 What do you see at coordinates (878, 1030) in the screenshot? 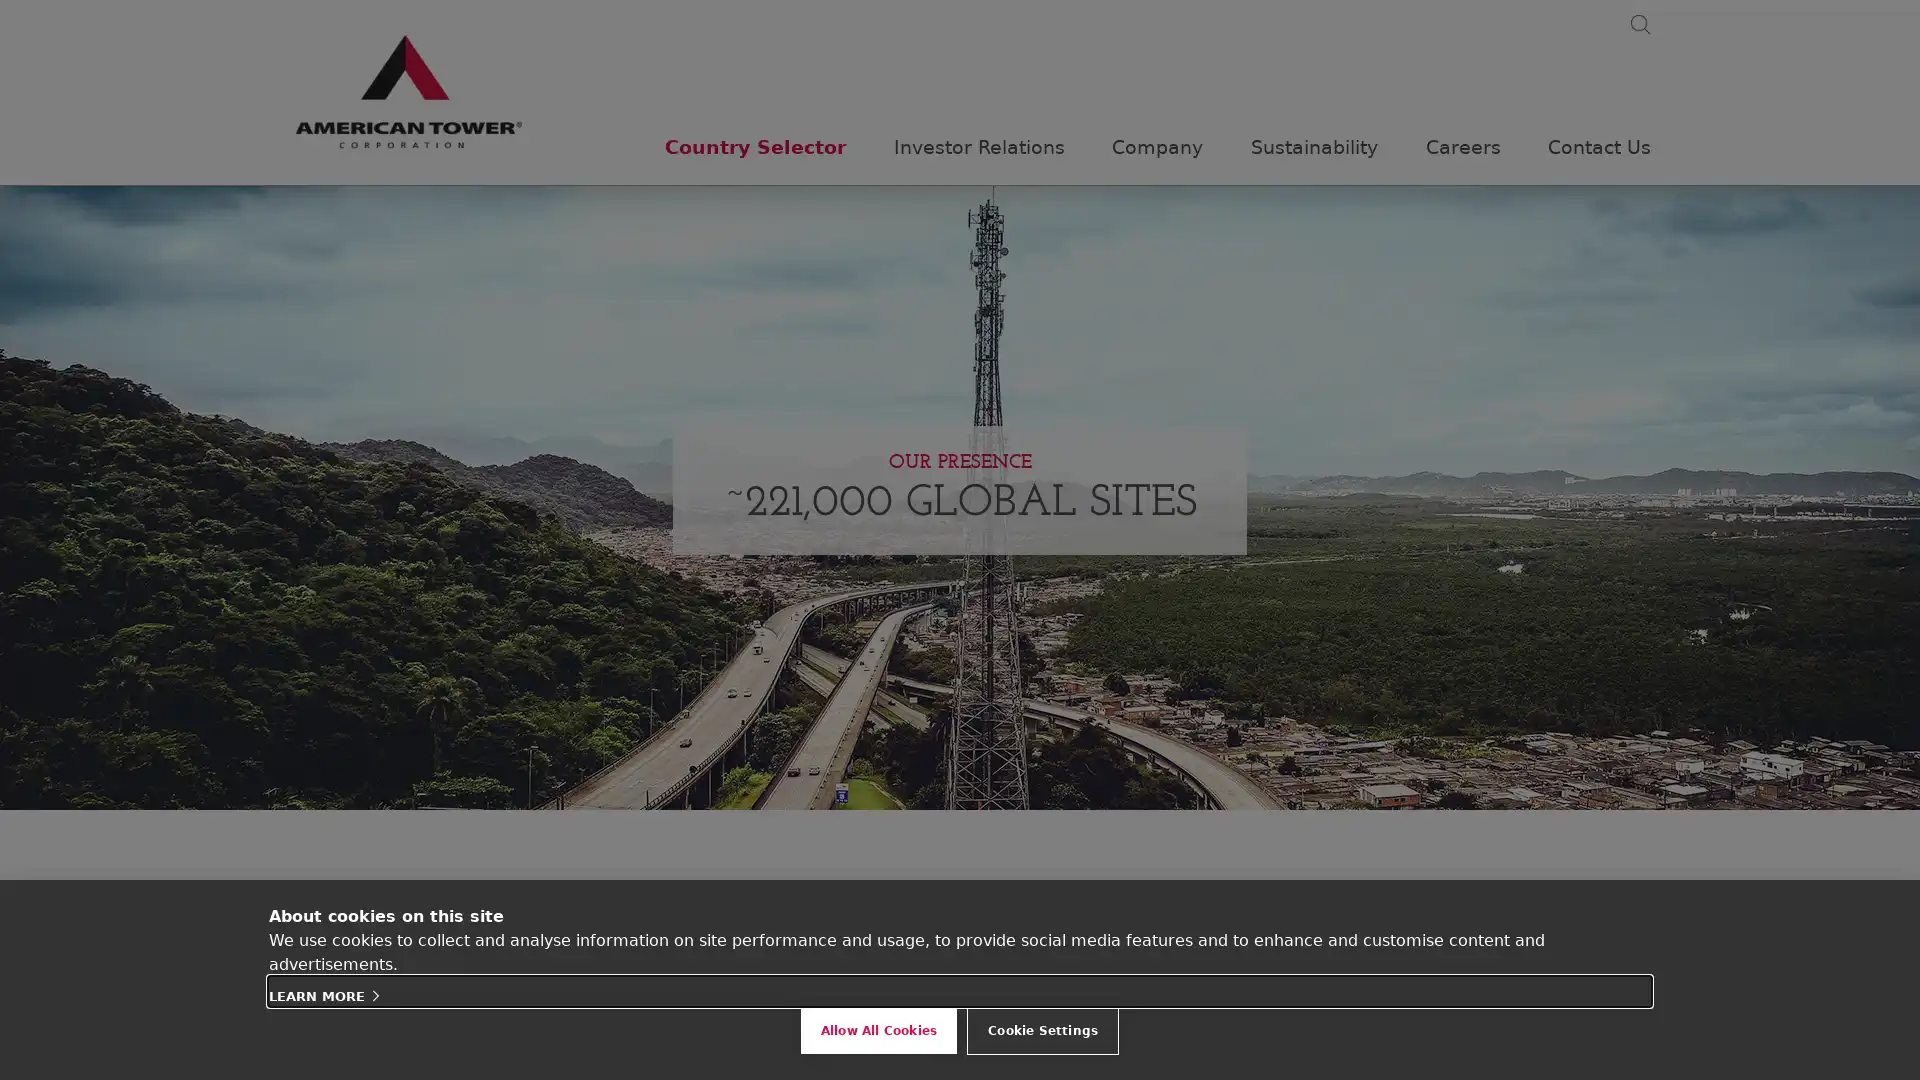
I see `Allow All Cookies` at bounding box center [878, 1030].